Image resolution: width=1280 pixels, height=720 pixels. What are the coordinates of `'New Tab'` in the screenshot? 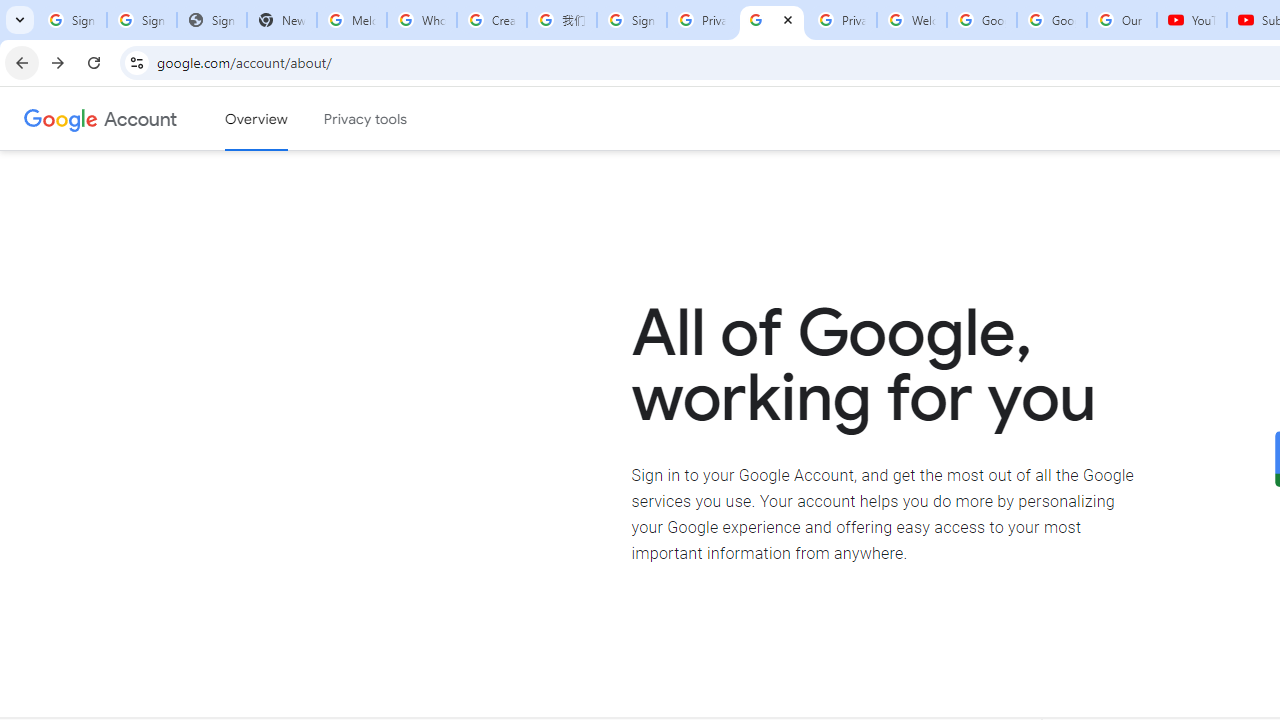 It's located at (281, 20).